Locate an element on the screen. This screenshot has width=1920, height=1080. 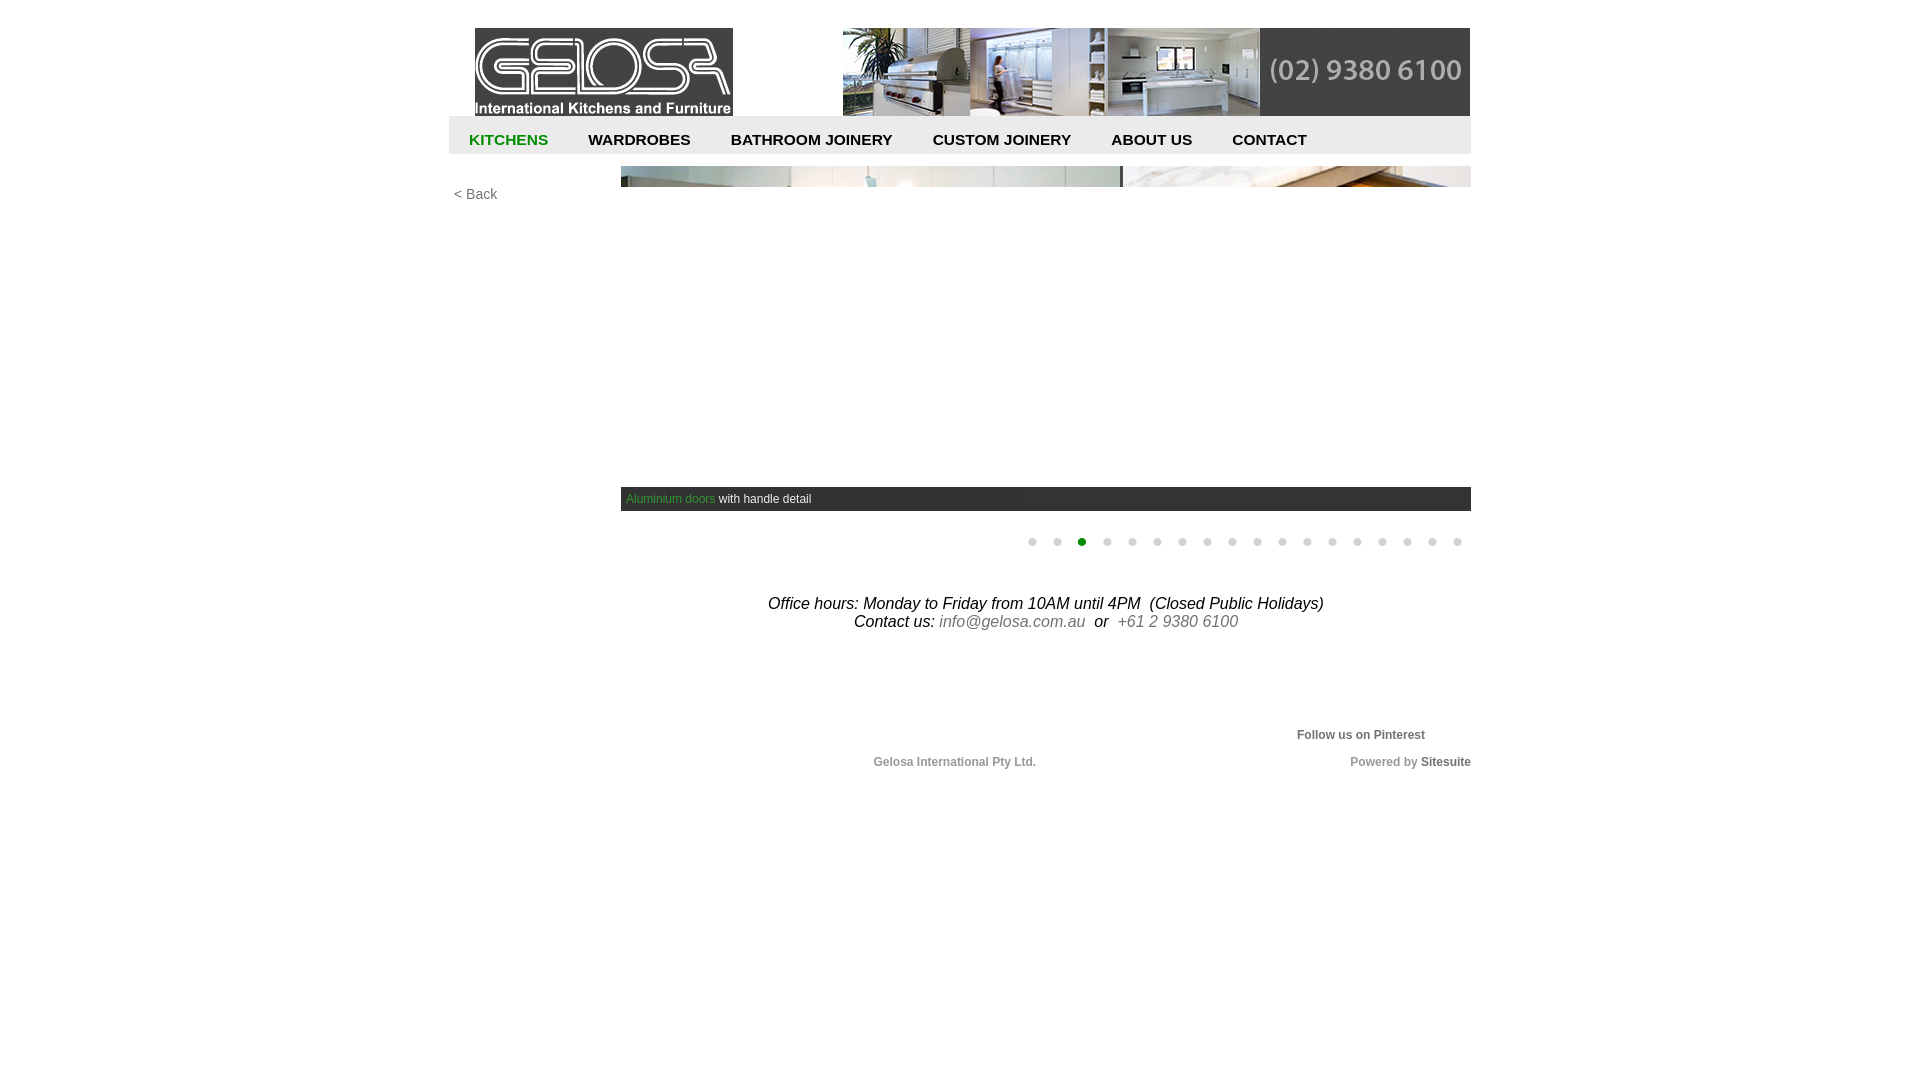
'KITCHENS' is located at coordinates (508, 144).